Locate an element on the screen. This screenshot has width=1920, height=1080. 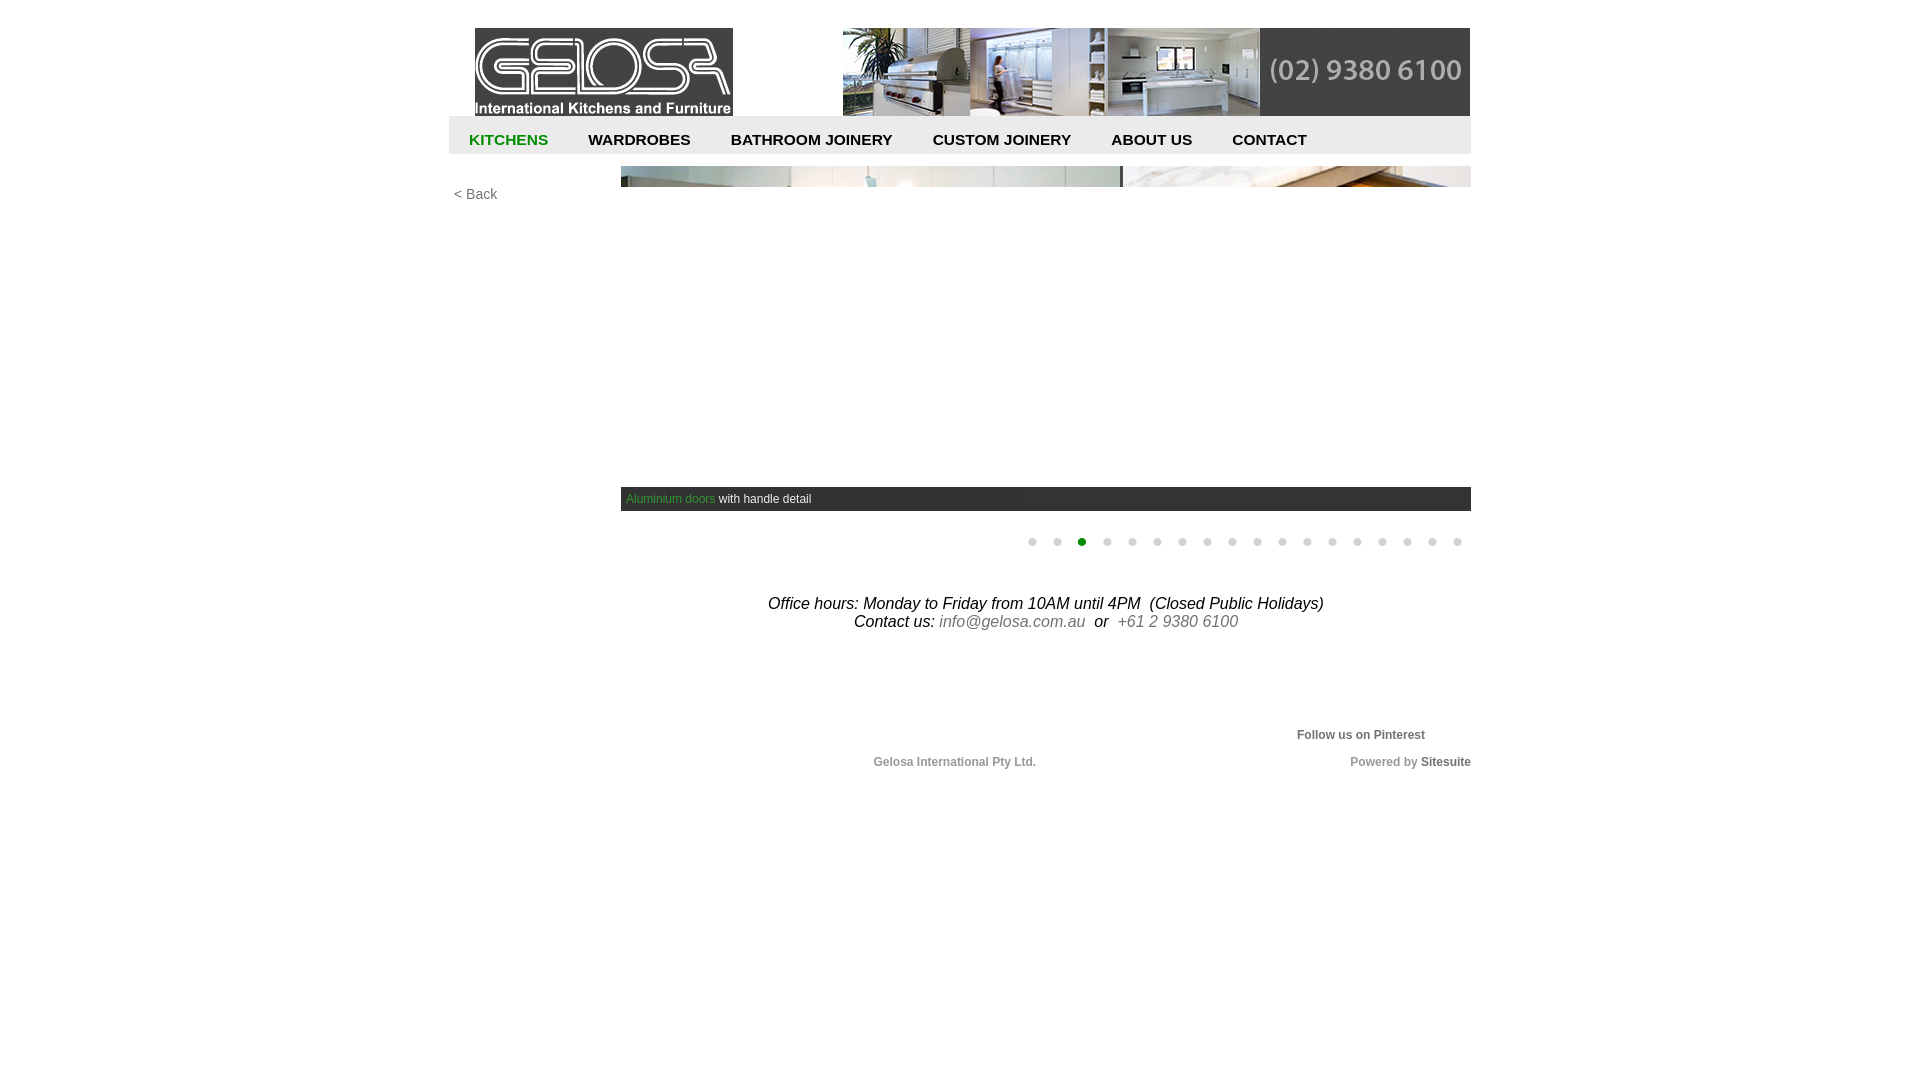
'KITCHENS' is located at coordinates (508, 144).